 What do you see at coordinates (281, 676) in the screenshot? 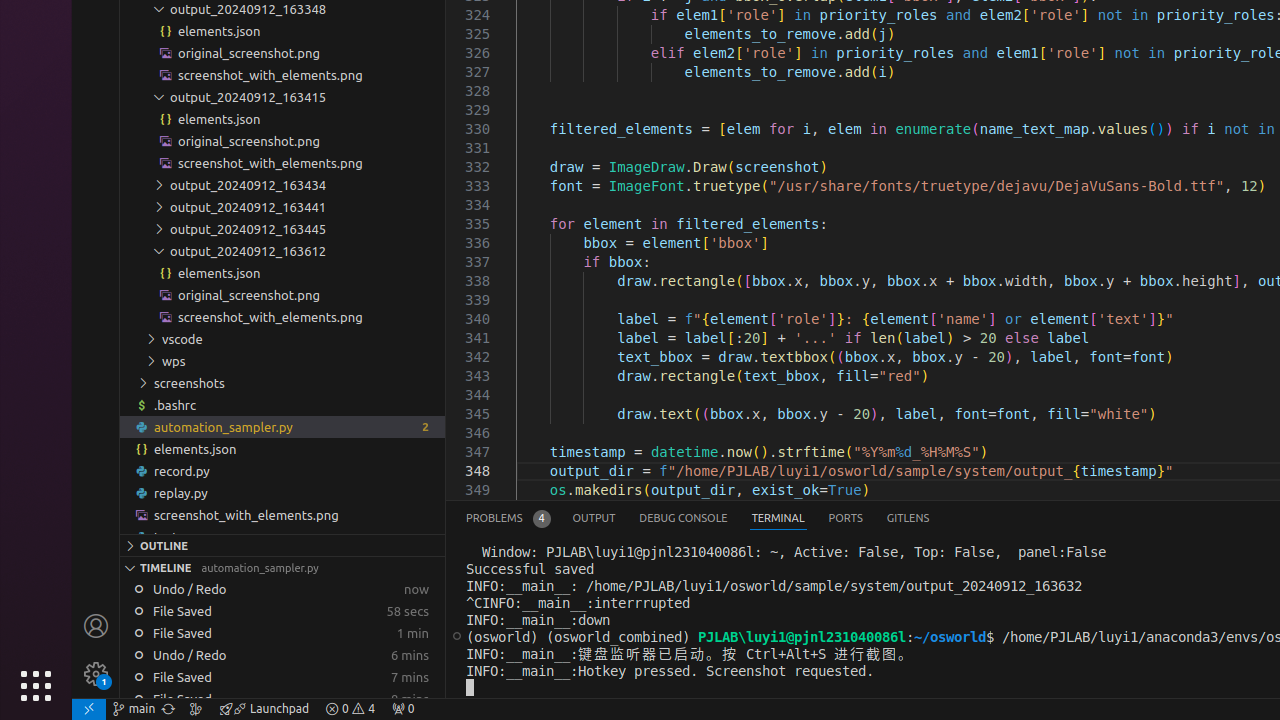
I see `'7 minutes: File Saved'` at bounding box center [281, 676].